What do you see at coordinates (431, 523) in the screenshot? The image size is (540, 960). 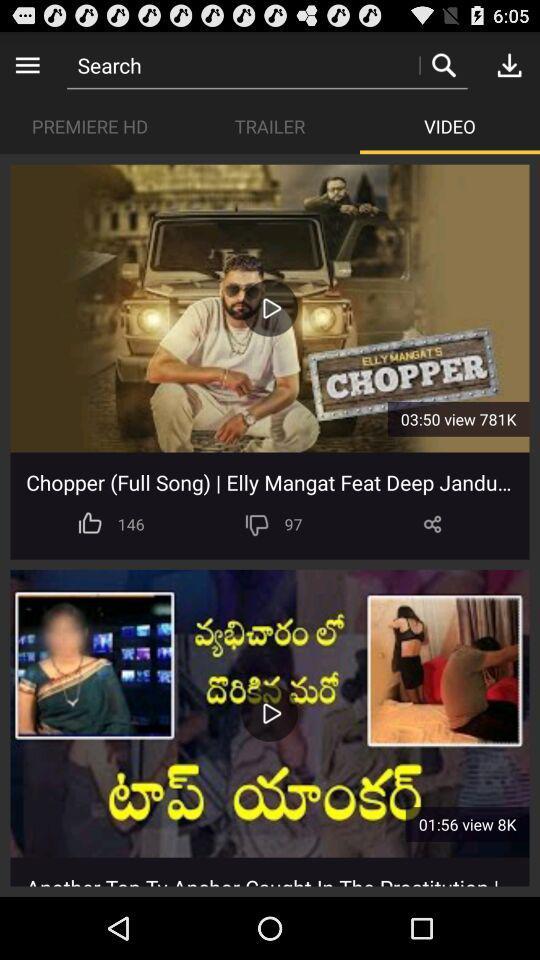 I see `icon below the chopper full song` at bounding box center [431, 523].